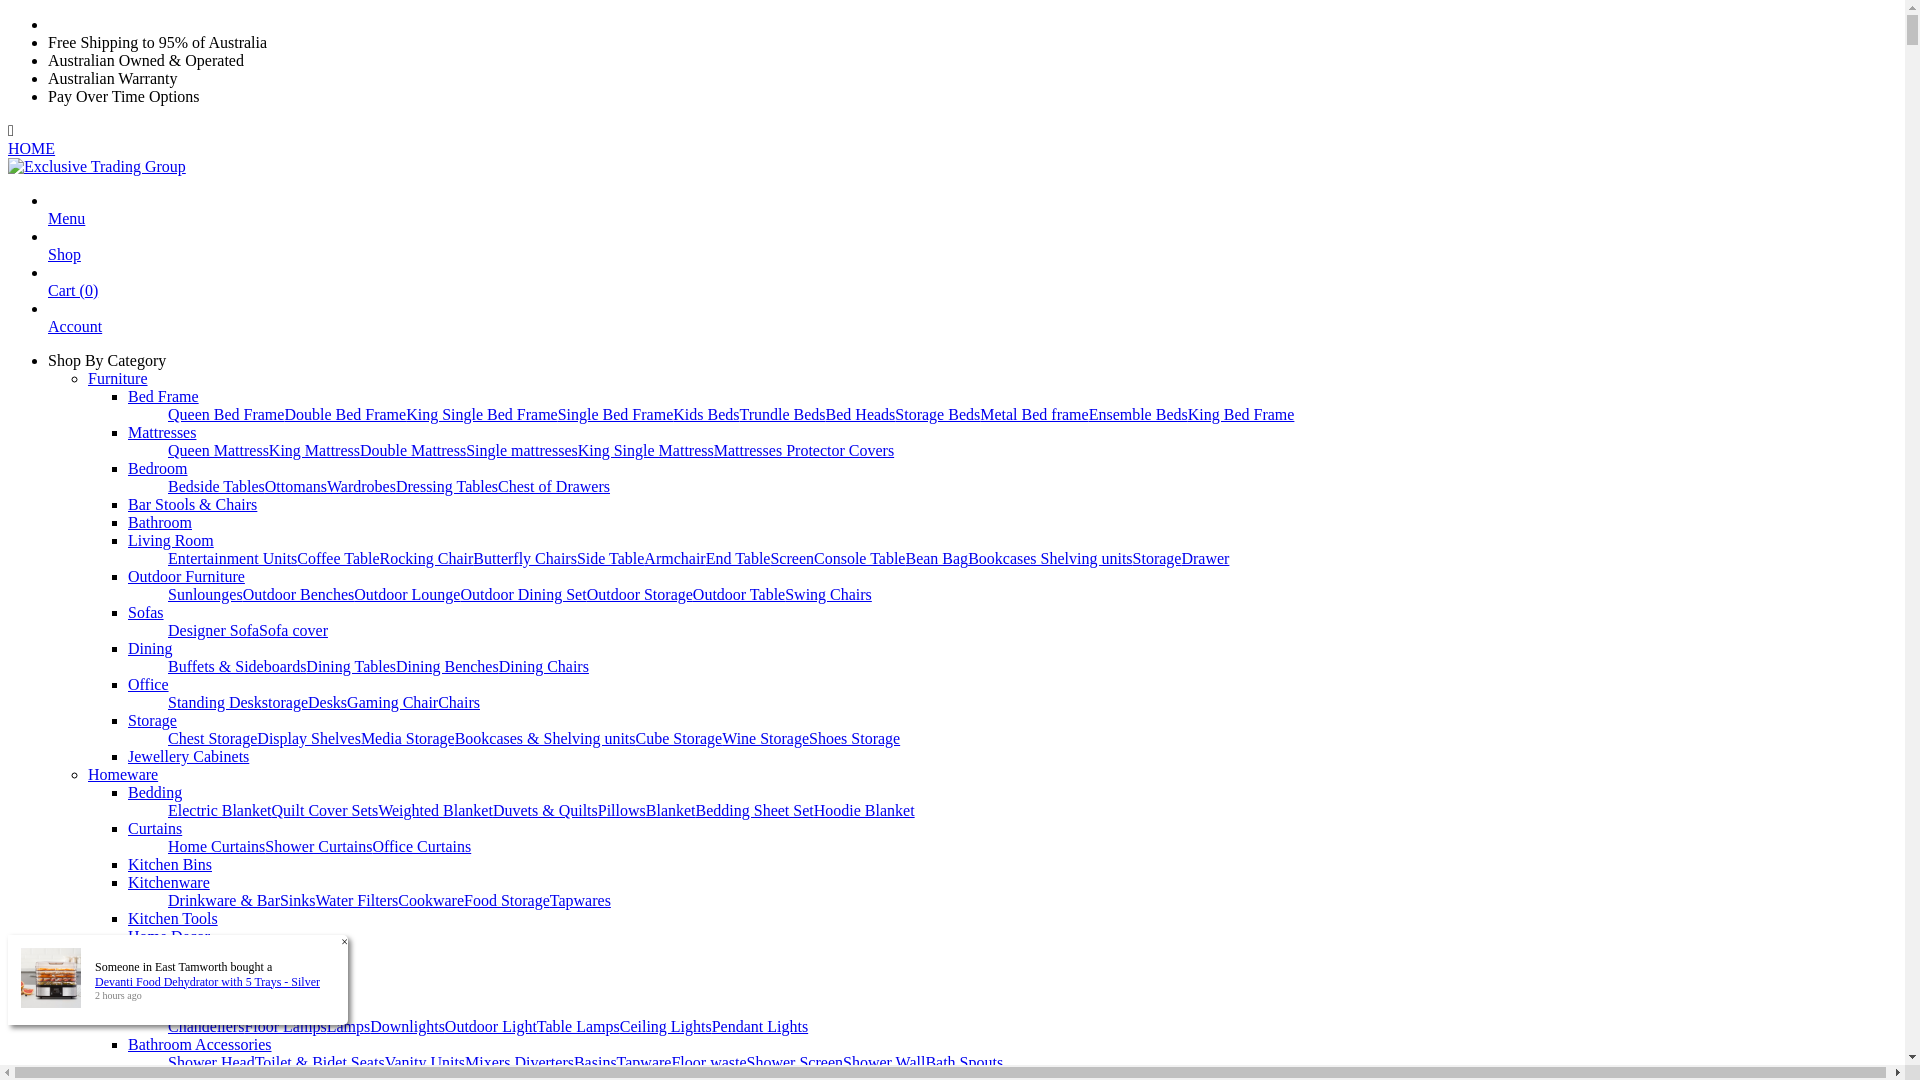  Describe the element at coordinates (154, 1008) in the screenshot. I see `'Lighting'` at that location.